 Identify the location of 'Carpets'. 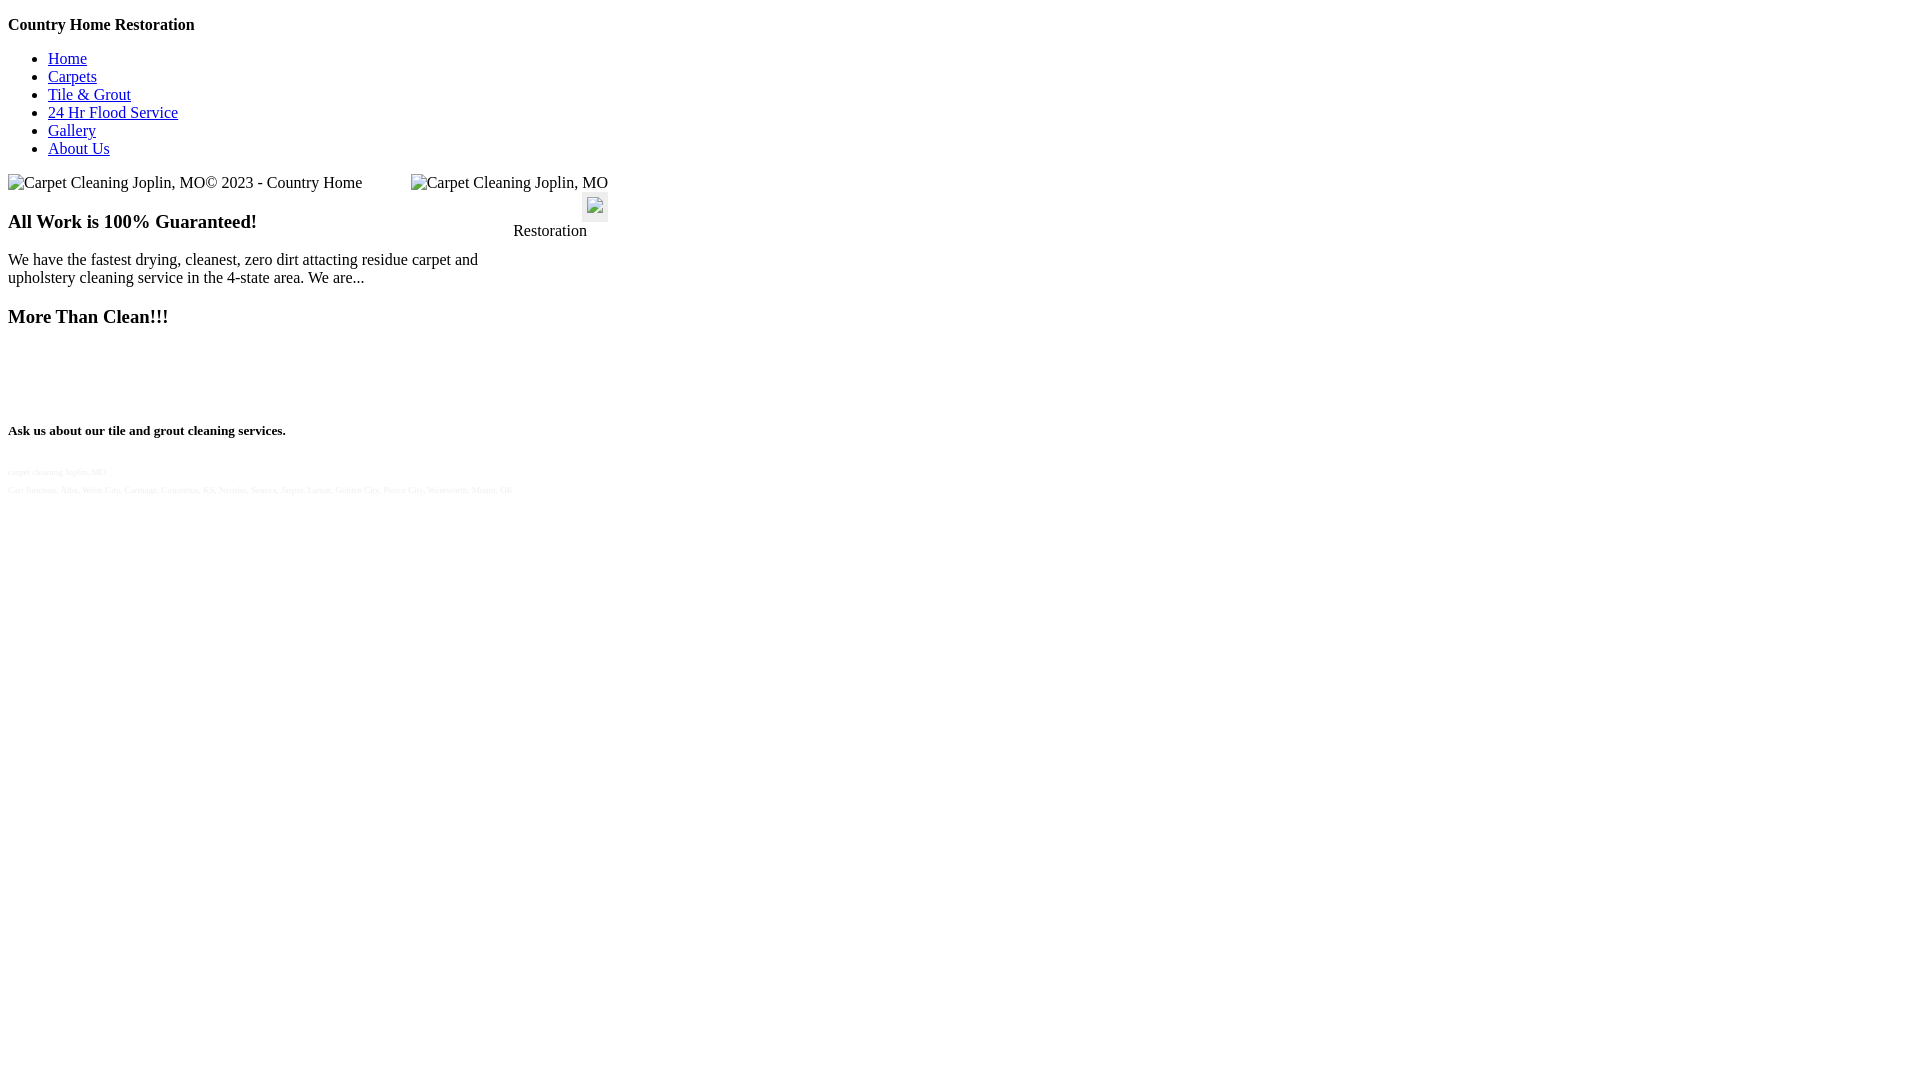
(48, 75).